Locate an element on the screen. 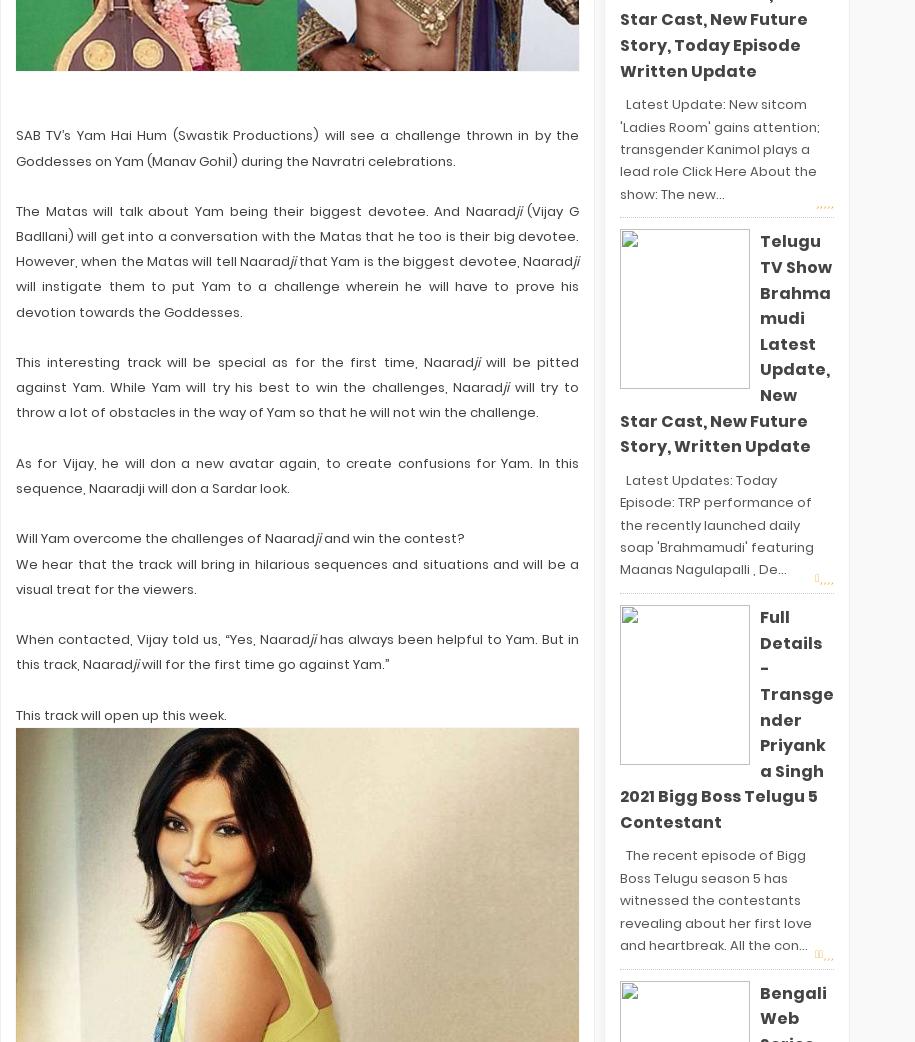 This screenshot has height=1042, width=915. 'Will Yam overcome the challenges of Naarad' is located at coordinates (164, 537).